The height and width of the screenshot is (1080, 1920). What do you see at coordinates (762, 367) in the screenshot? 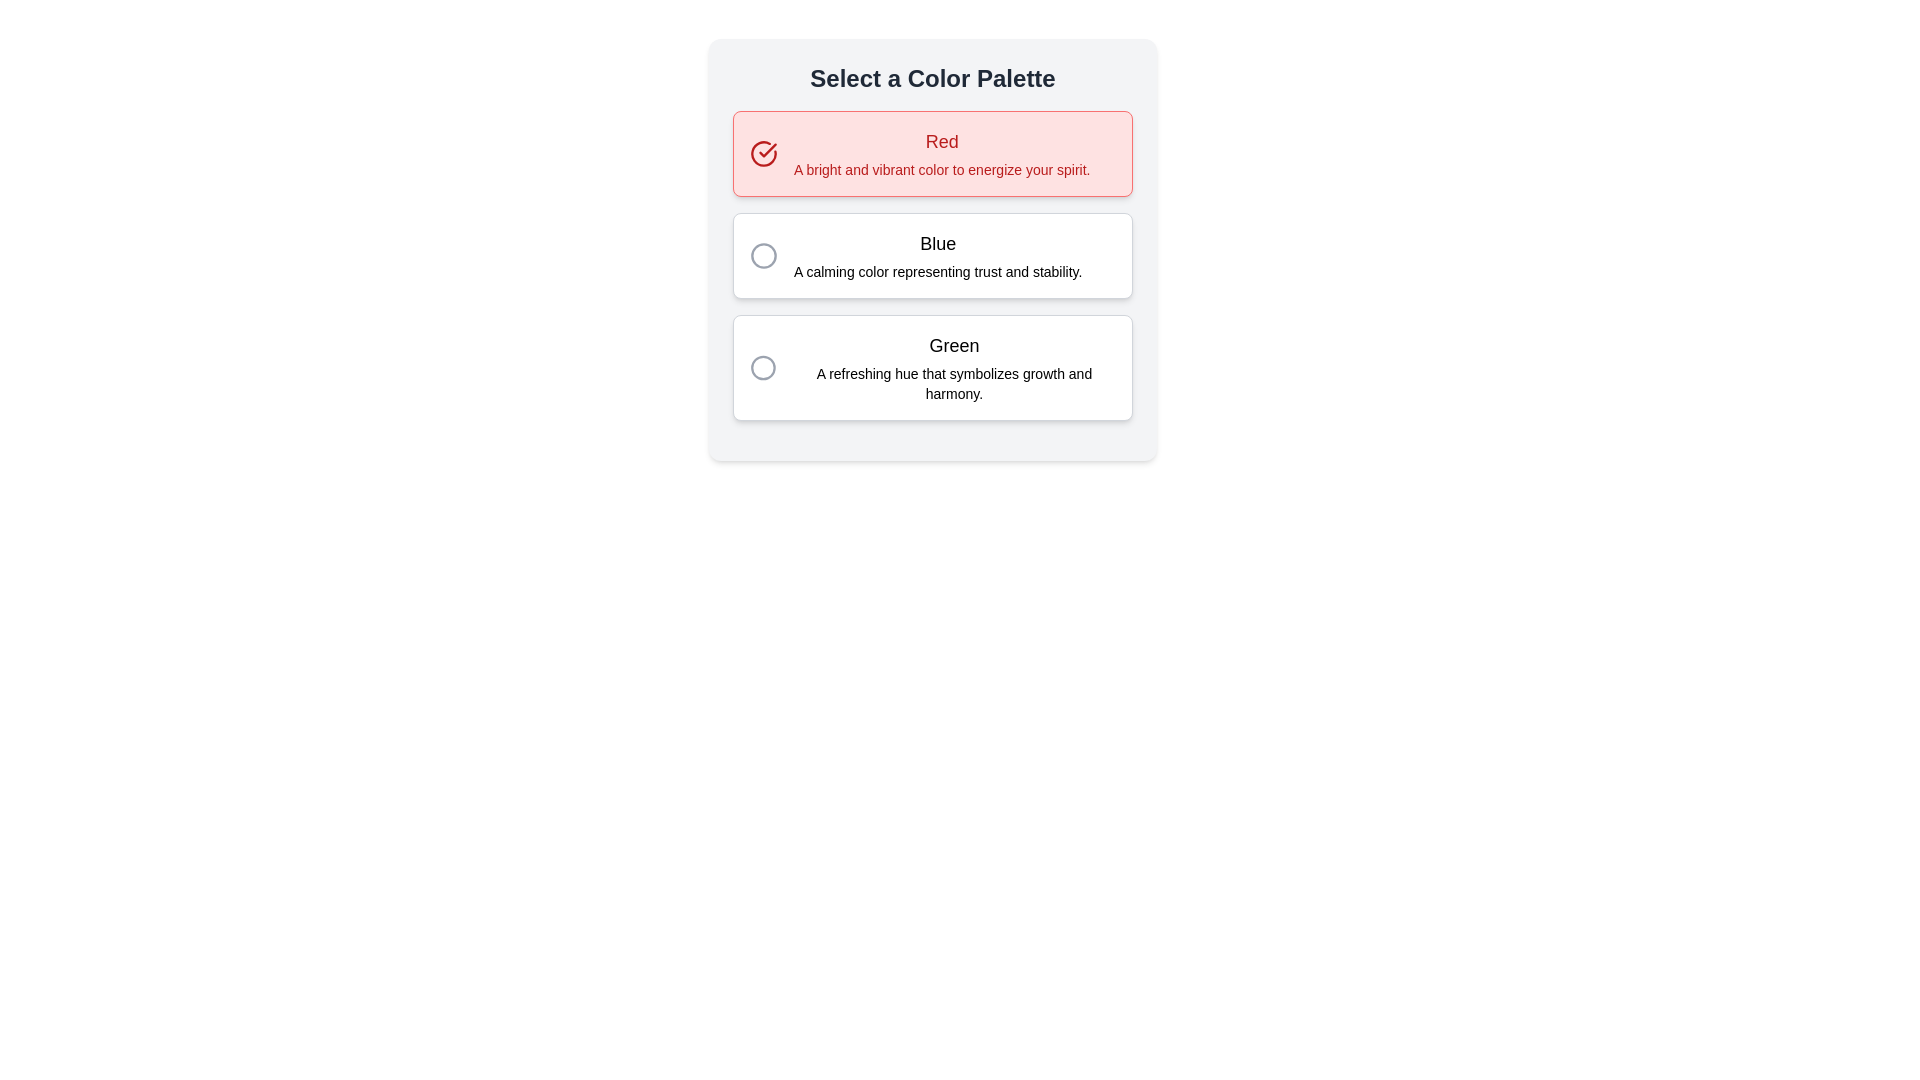
I see `the visual indicator located in the third selection box labeled 'Green'` at bounding box center [762, 367].